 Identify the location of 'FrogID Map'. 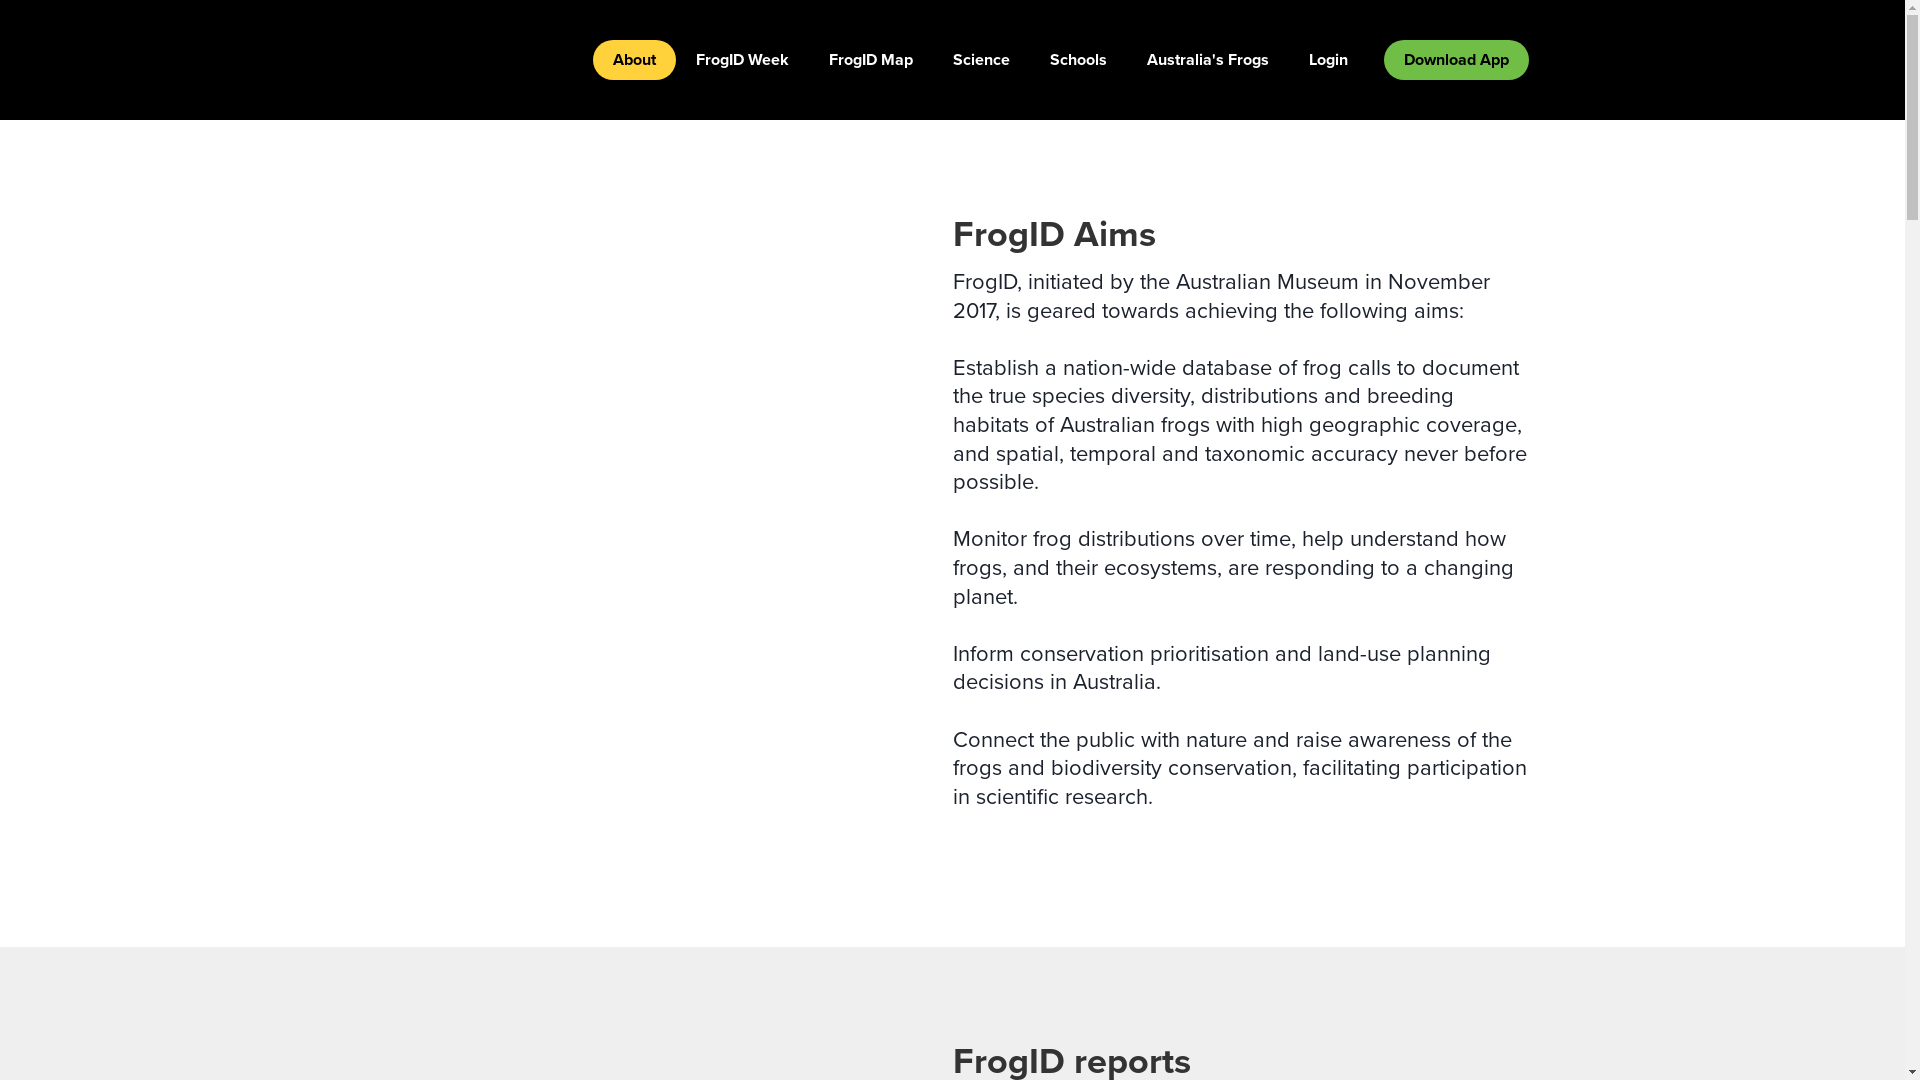
(807, 57).